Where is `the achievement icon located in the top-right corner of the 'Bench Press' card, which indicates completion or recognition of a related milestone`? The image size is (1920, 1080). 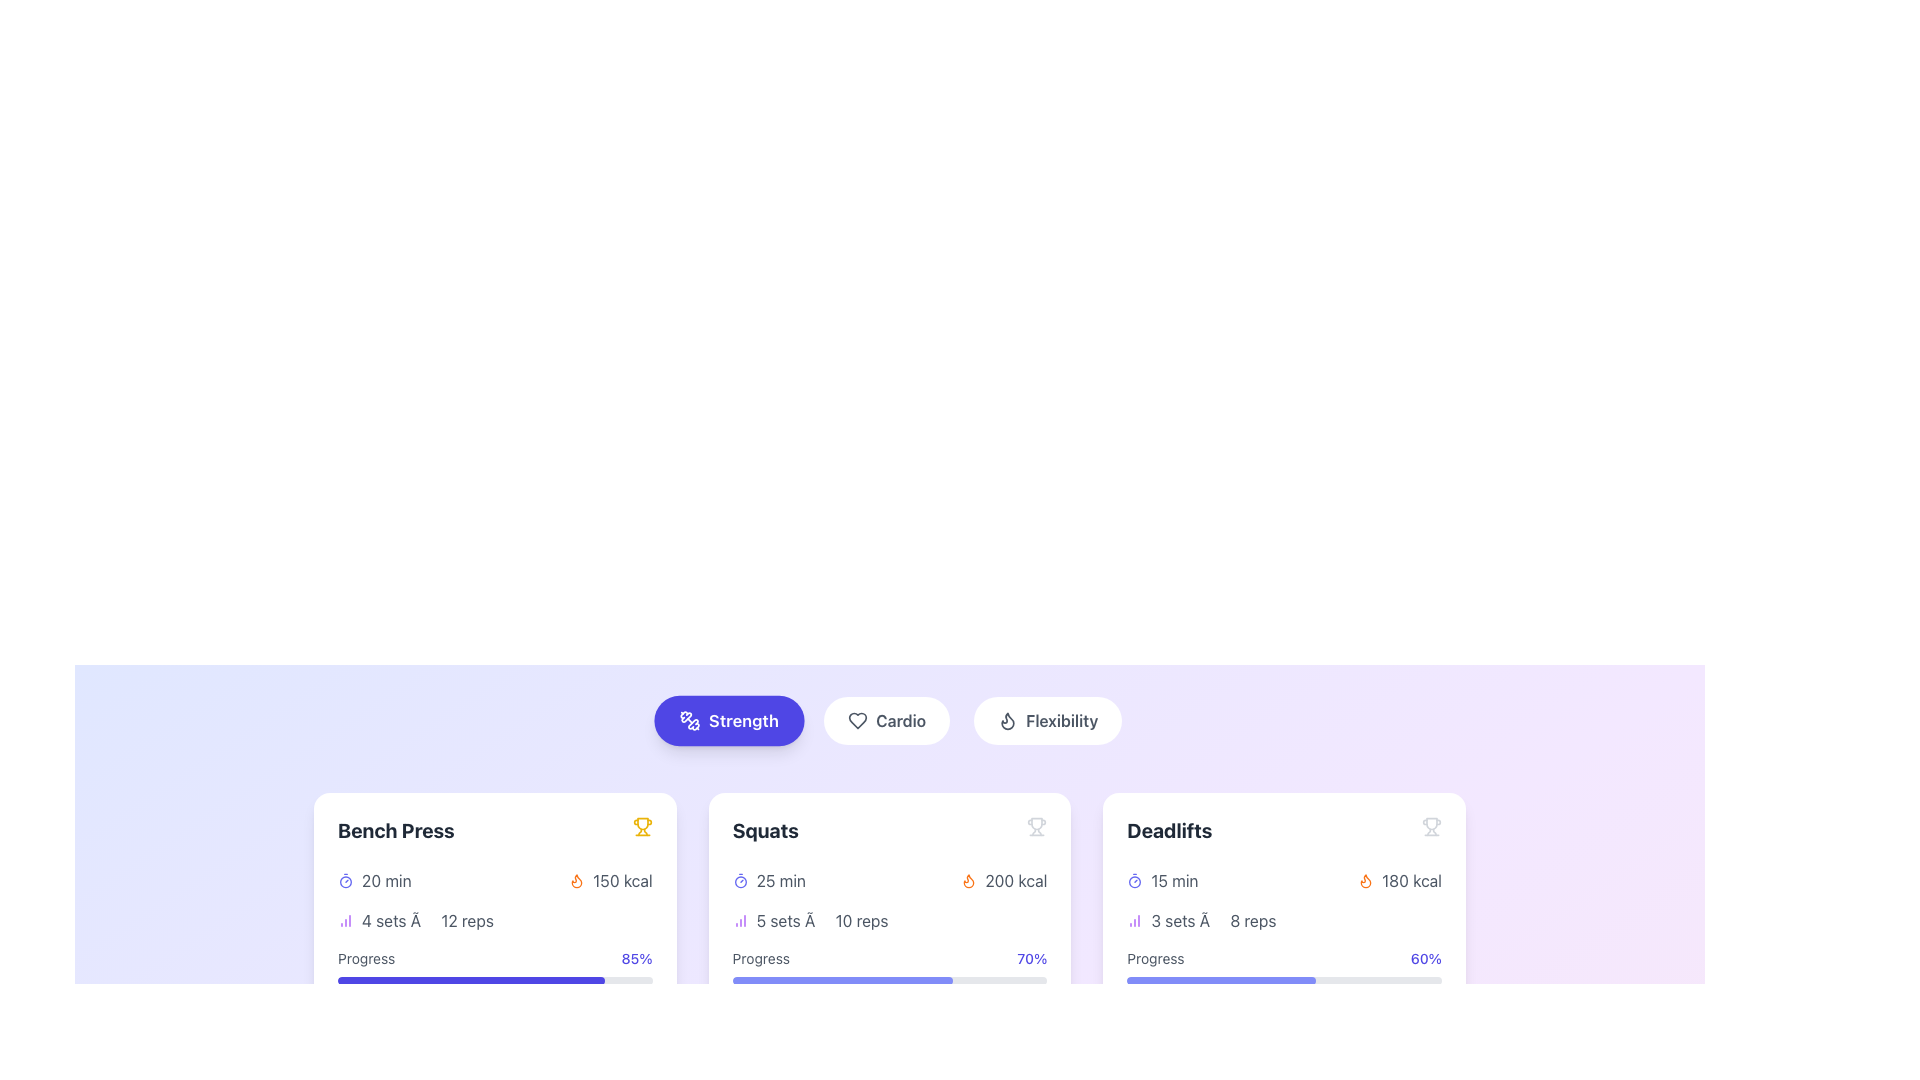
the achievement icon located in the top-right corner of the 'Bench Press' card, which indicates completion or recognition of a related milestone is located at coordinates (642, 826).